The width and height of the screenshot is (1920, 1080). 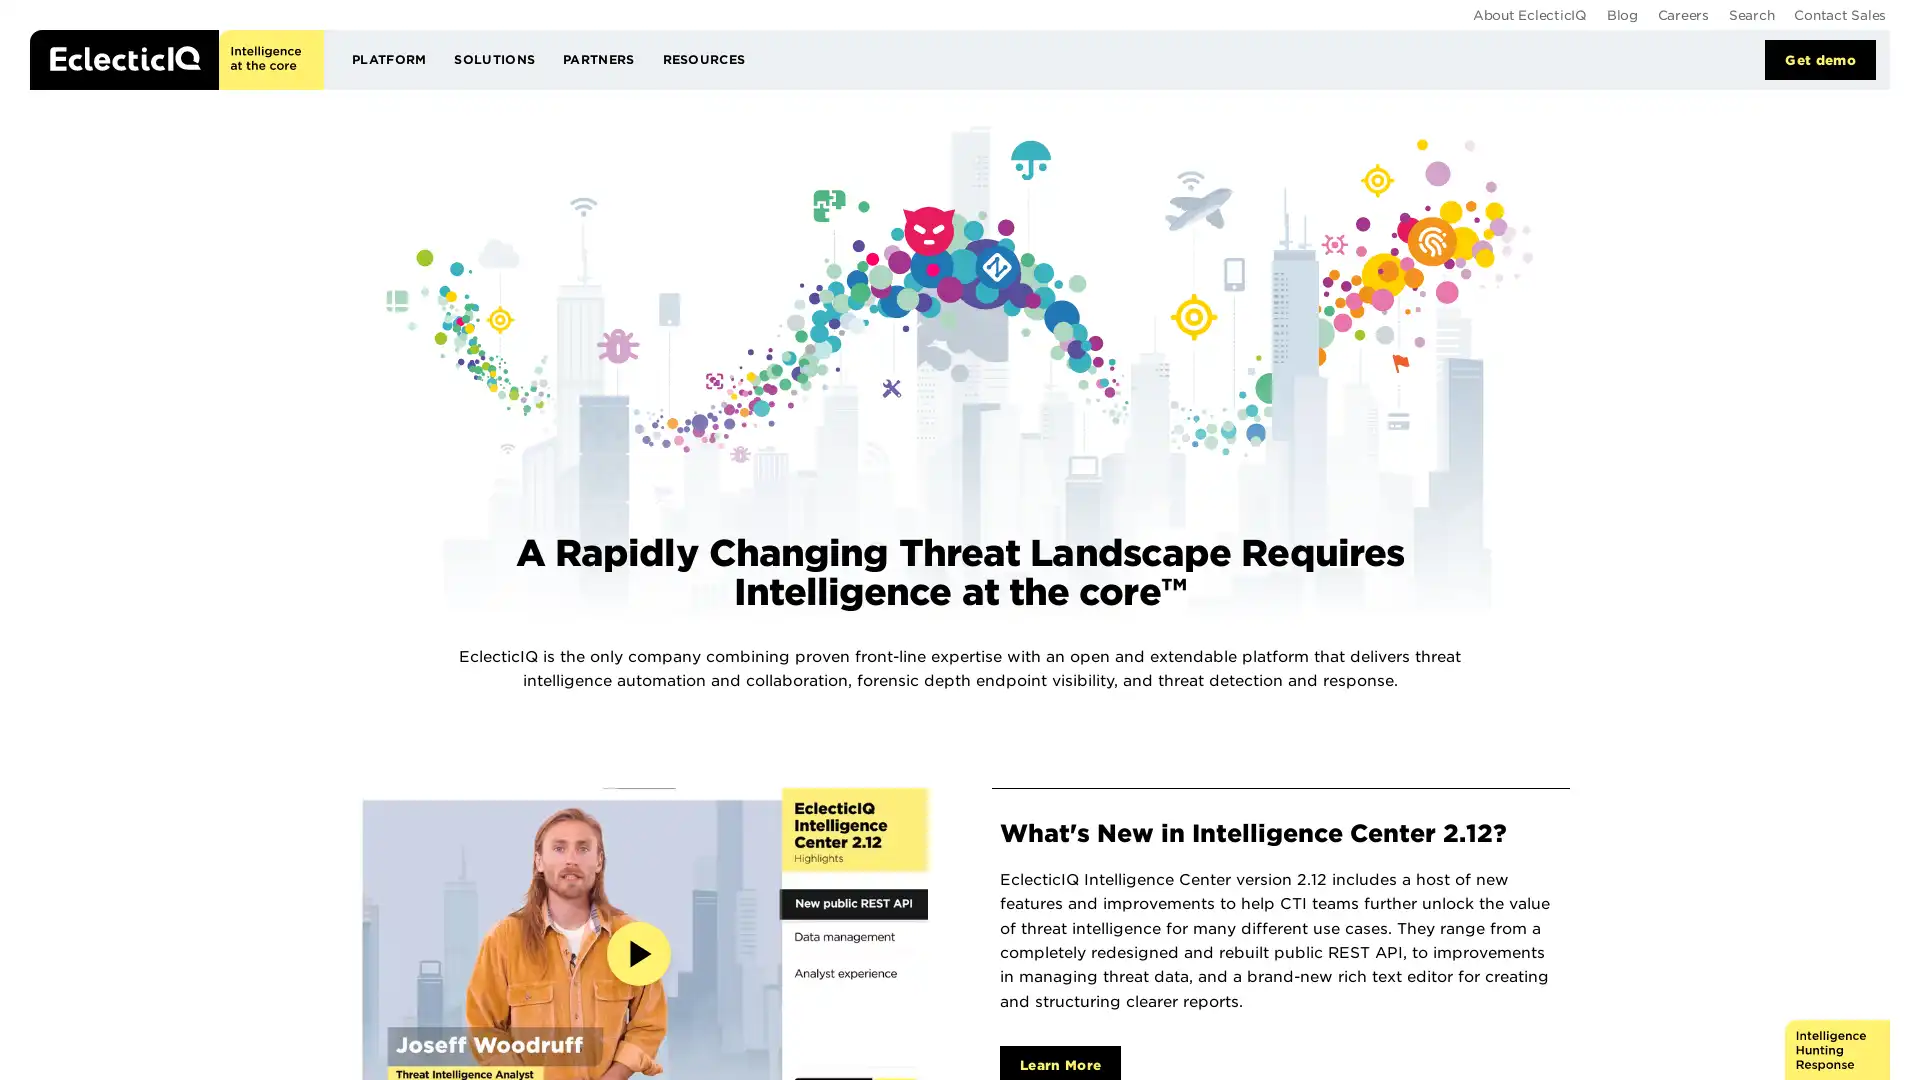 I want to click on Customize Settings, so click(x=886, y=207).